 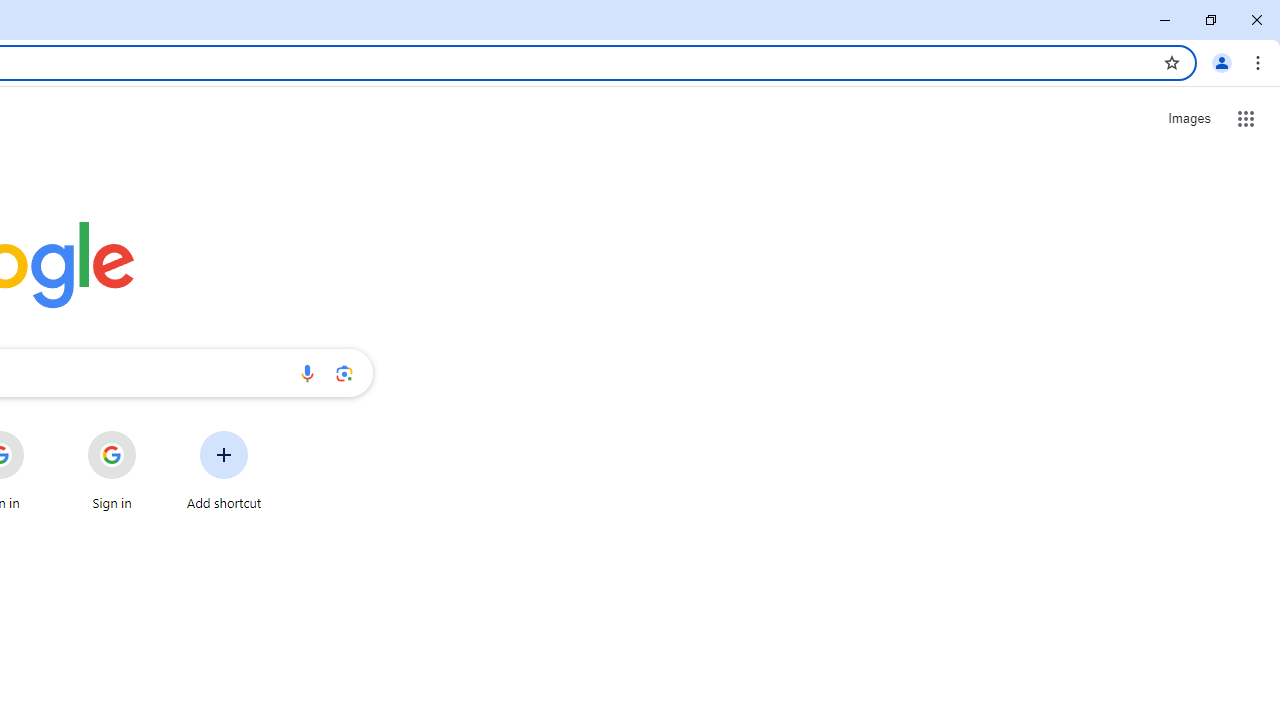 What do you see at coordinates (224, 470) in the screenshot?
I see `'Add shortcut'` at bounding box center [224, 470].